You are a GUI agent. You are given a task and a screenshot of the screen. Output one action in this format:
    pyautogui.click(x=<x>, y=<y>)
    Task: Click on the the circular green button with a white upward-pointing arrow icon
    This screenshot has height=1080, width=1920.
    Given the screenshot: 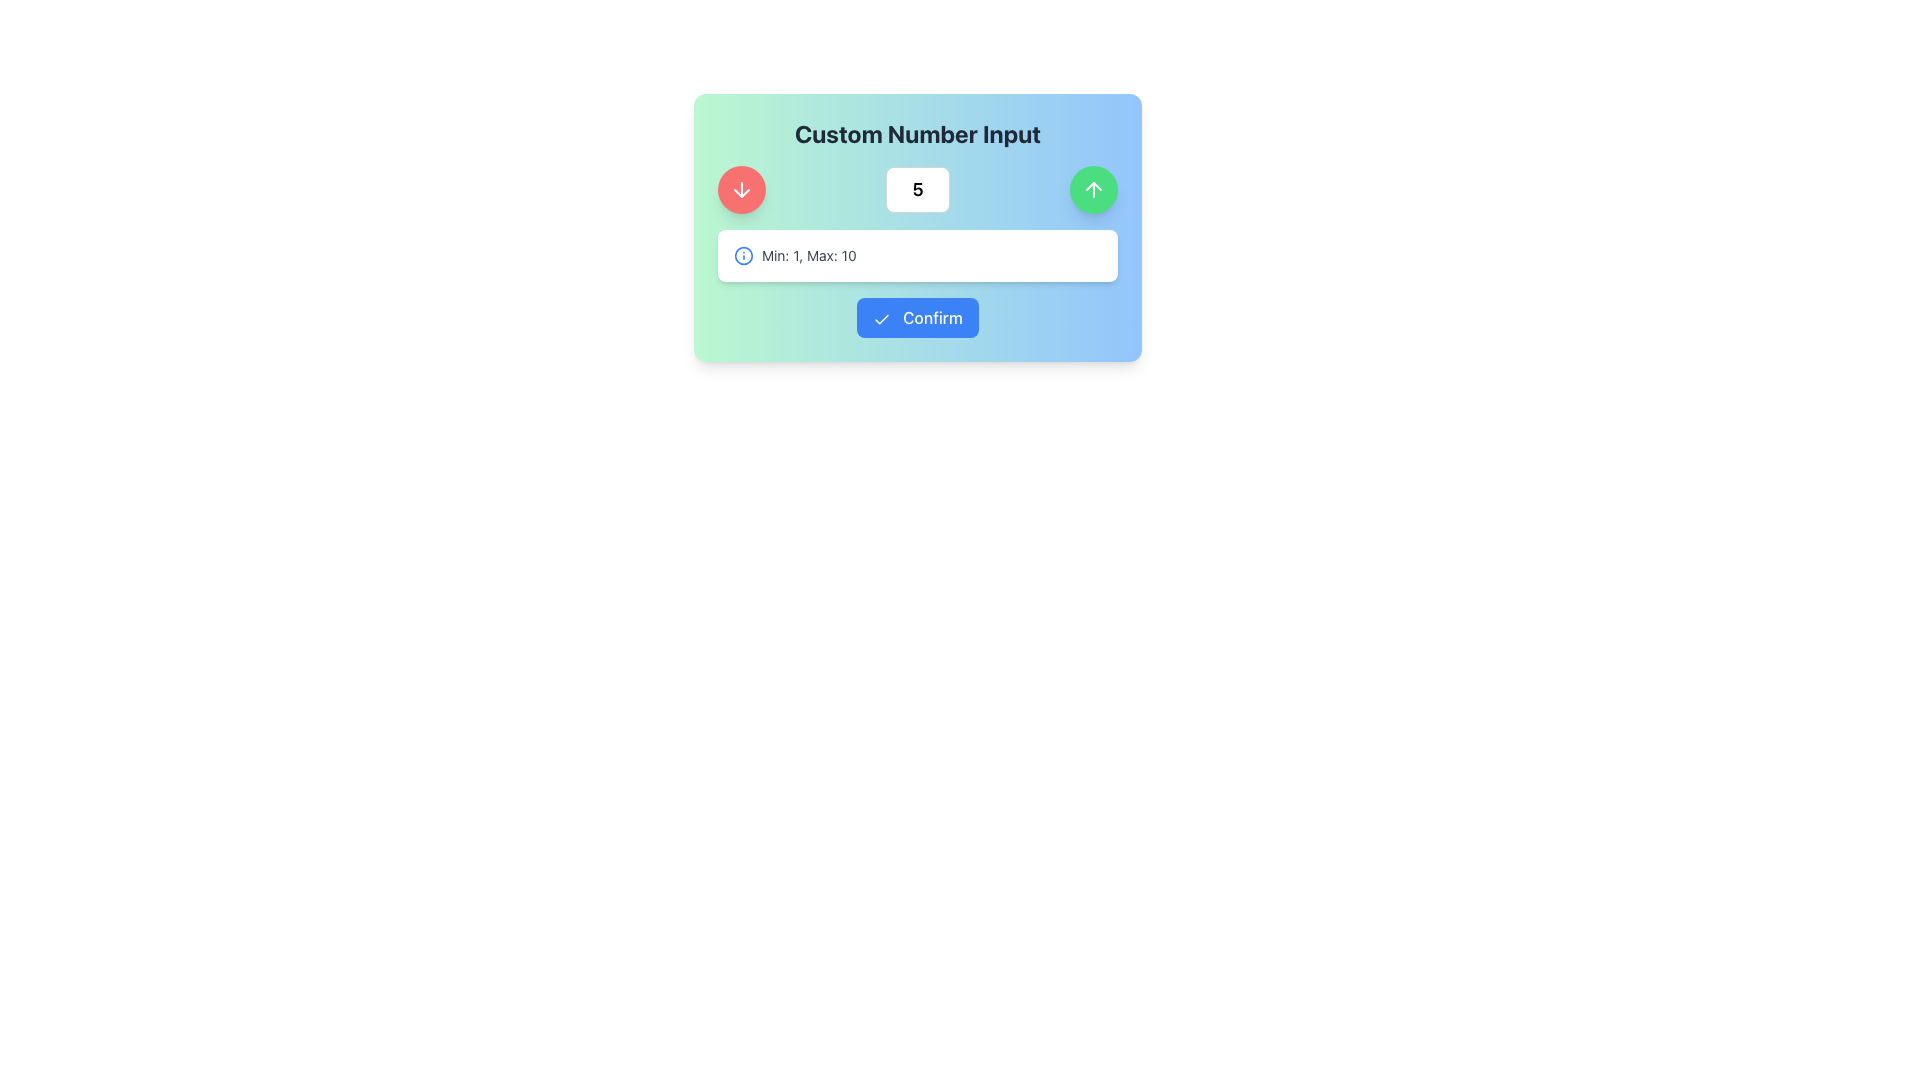 What is the action you would take?
    pyautogui.click(x=1093, y=189)
    